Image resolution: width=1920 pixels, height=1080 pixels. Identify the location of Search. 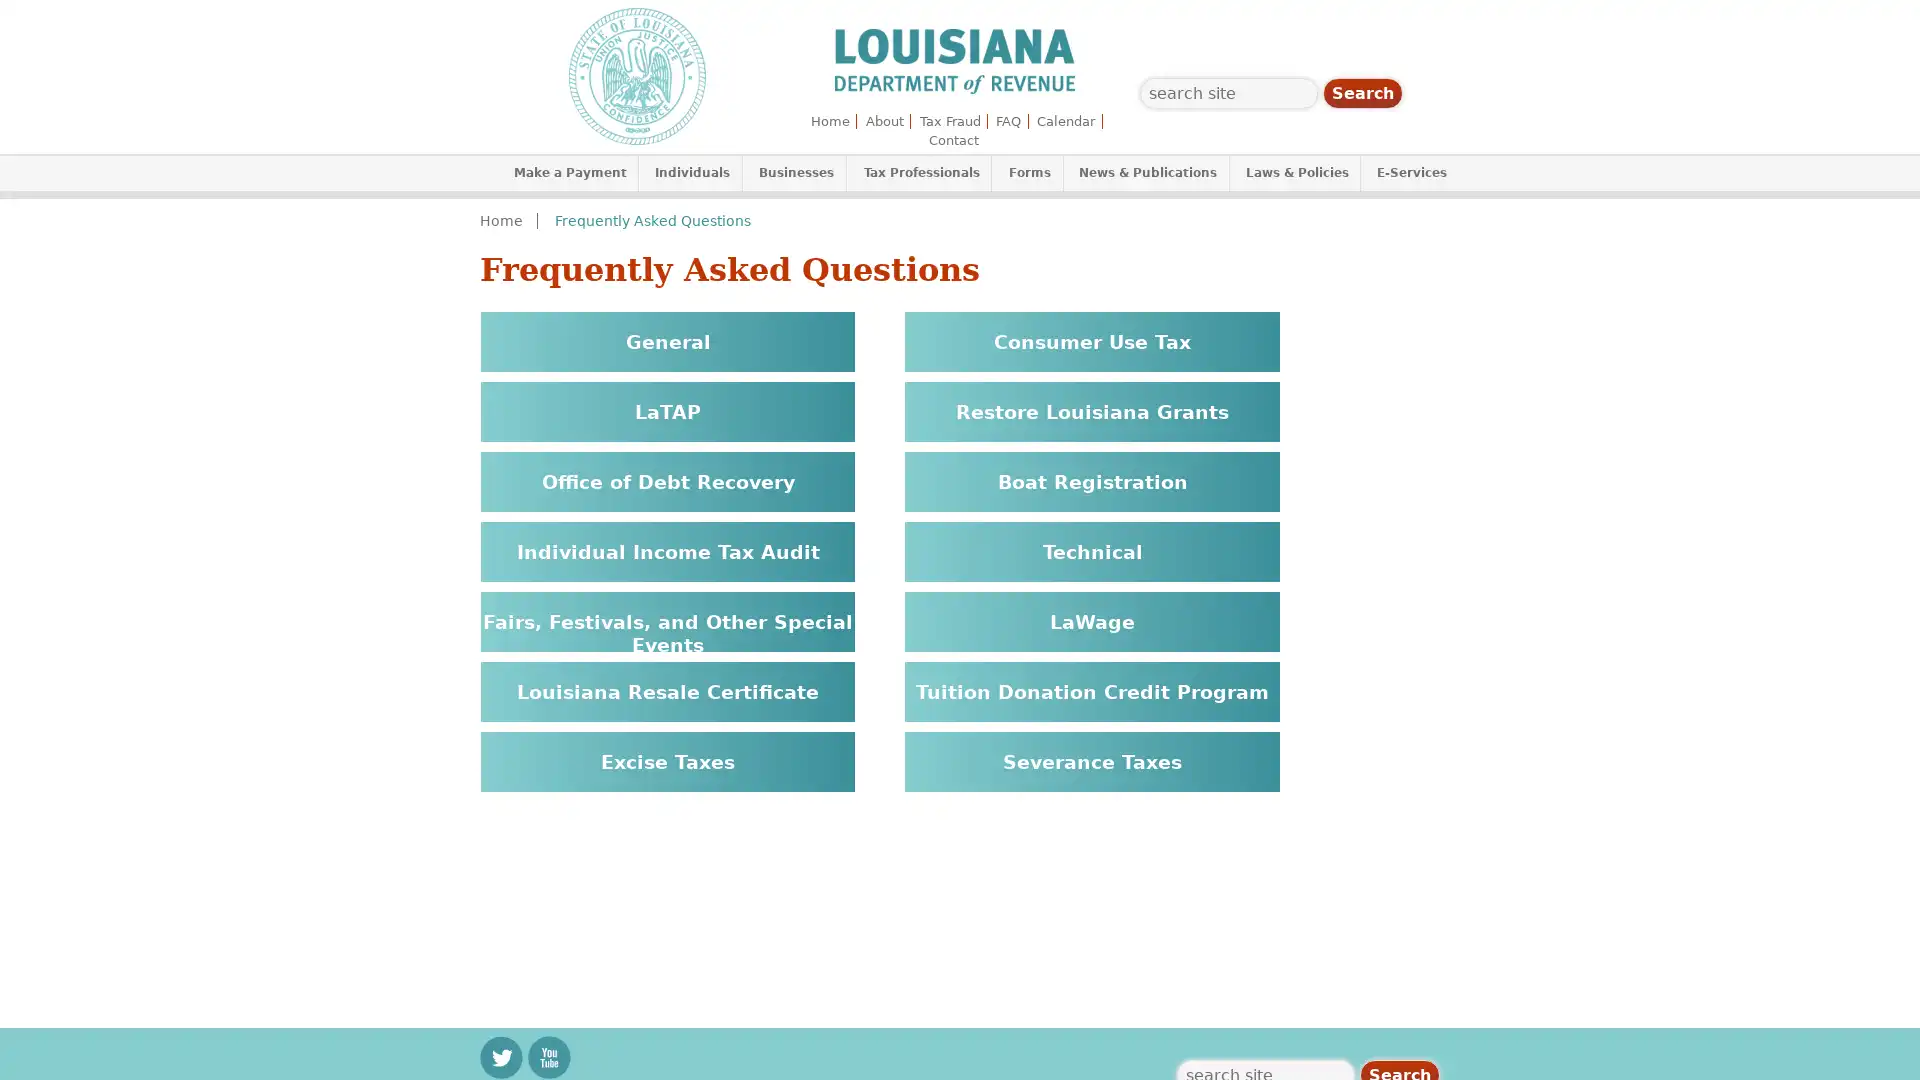
(1362, 93).